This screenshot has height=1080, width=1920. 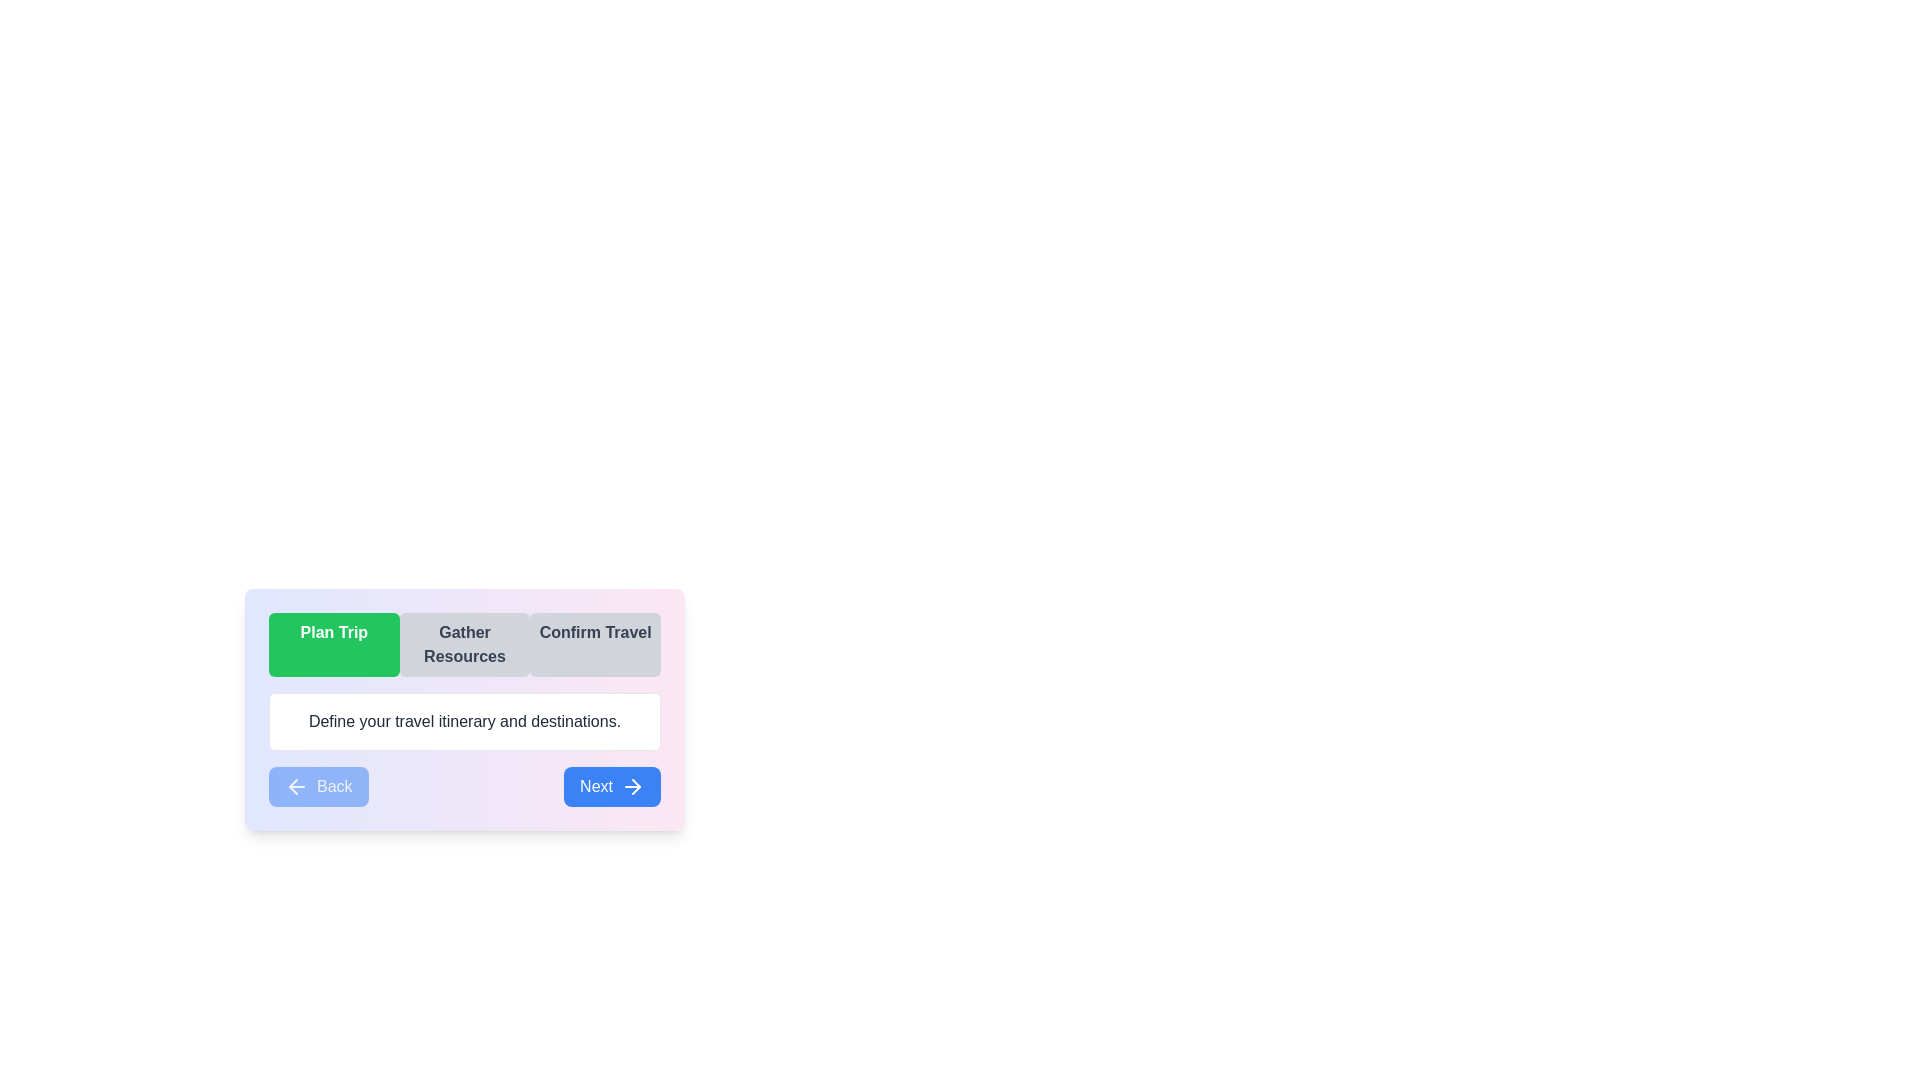 What do you see at coordinates (296, 785) in the screenshot?
I see `the 'Back' icon located within the blue 'Back' button in the lower-left section of the card interface, which assists users in navigating to a previous step` at bounding box center [296, 785].